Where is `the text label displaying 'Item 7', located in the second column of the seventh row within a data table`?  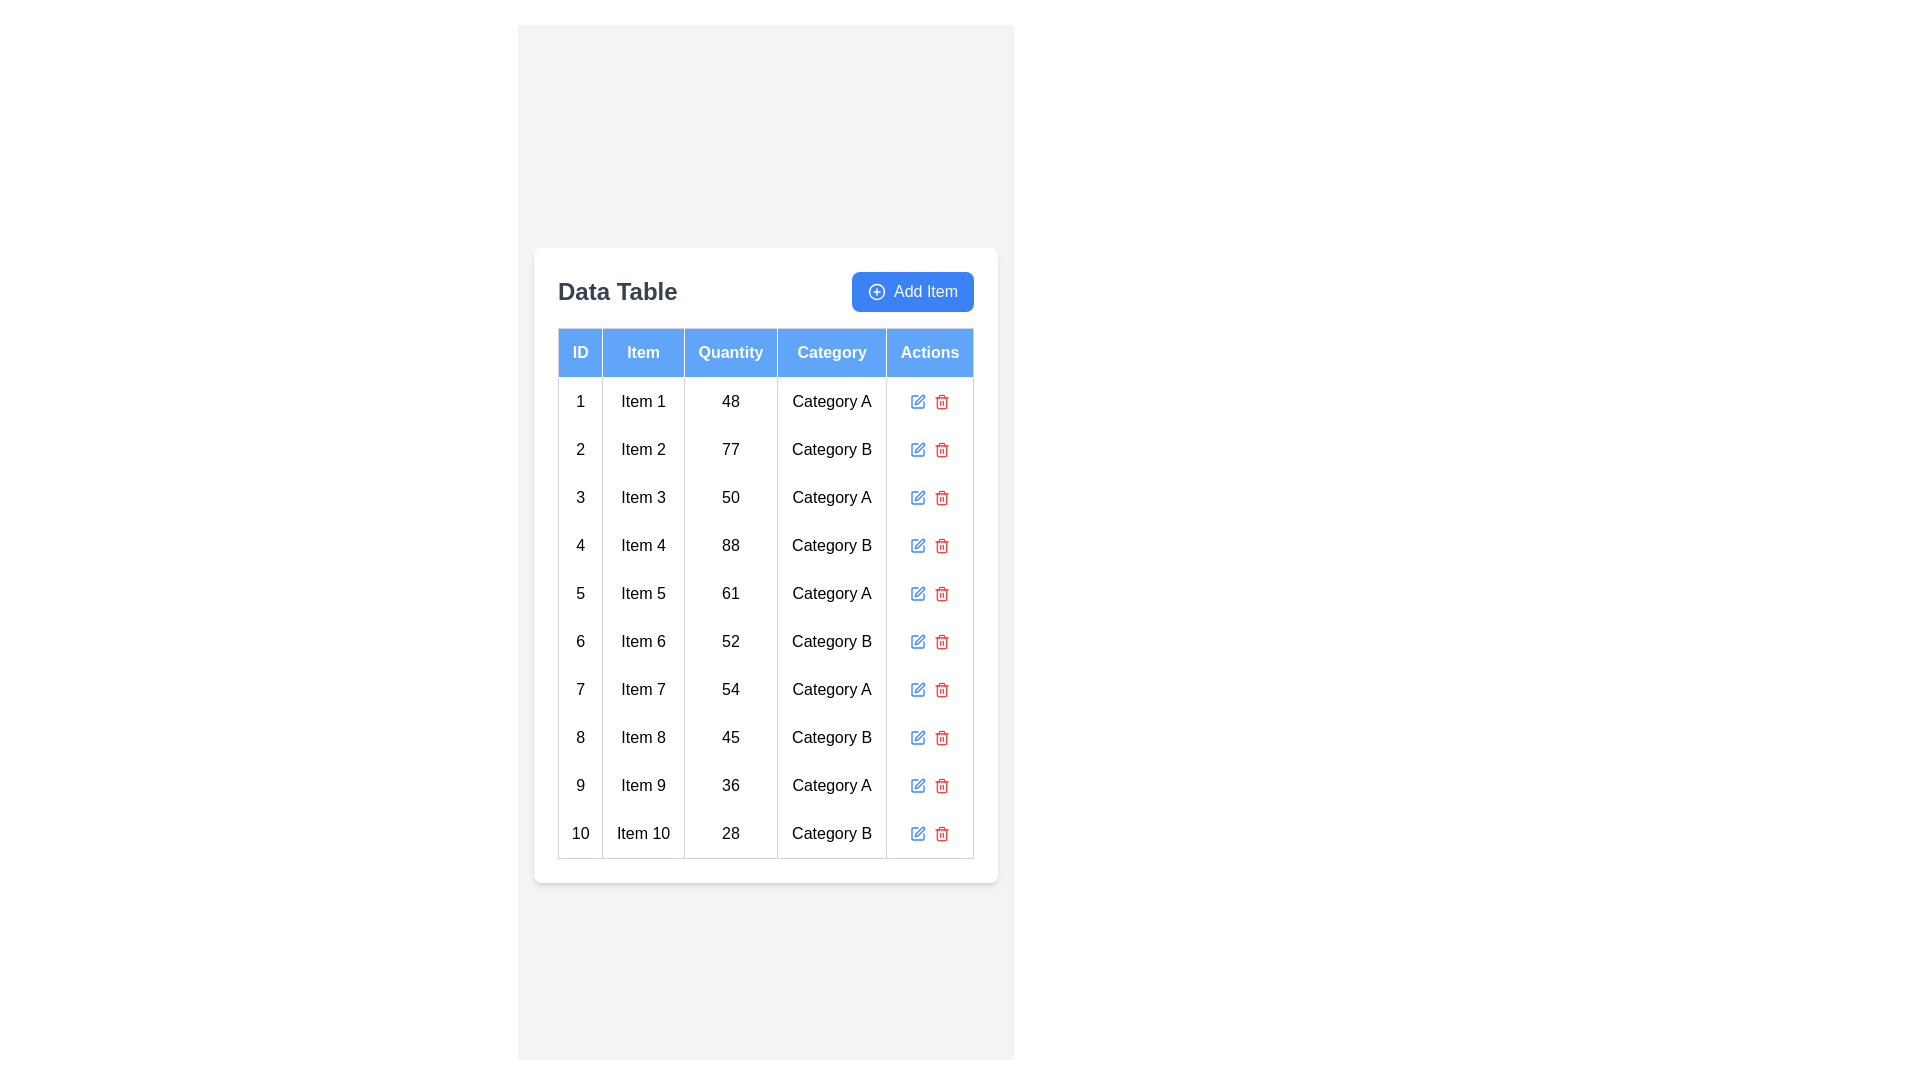
the text label displaying 'Item 7', located in the second column of the seventh row within a data table is located at coordinates (643, 688).